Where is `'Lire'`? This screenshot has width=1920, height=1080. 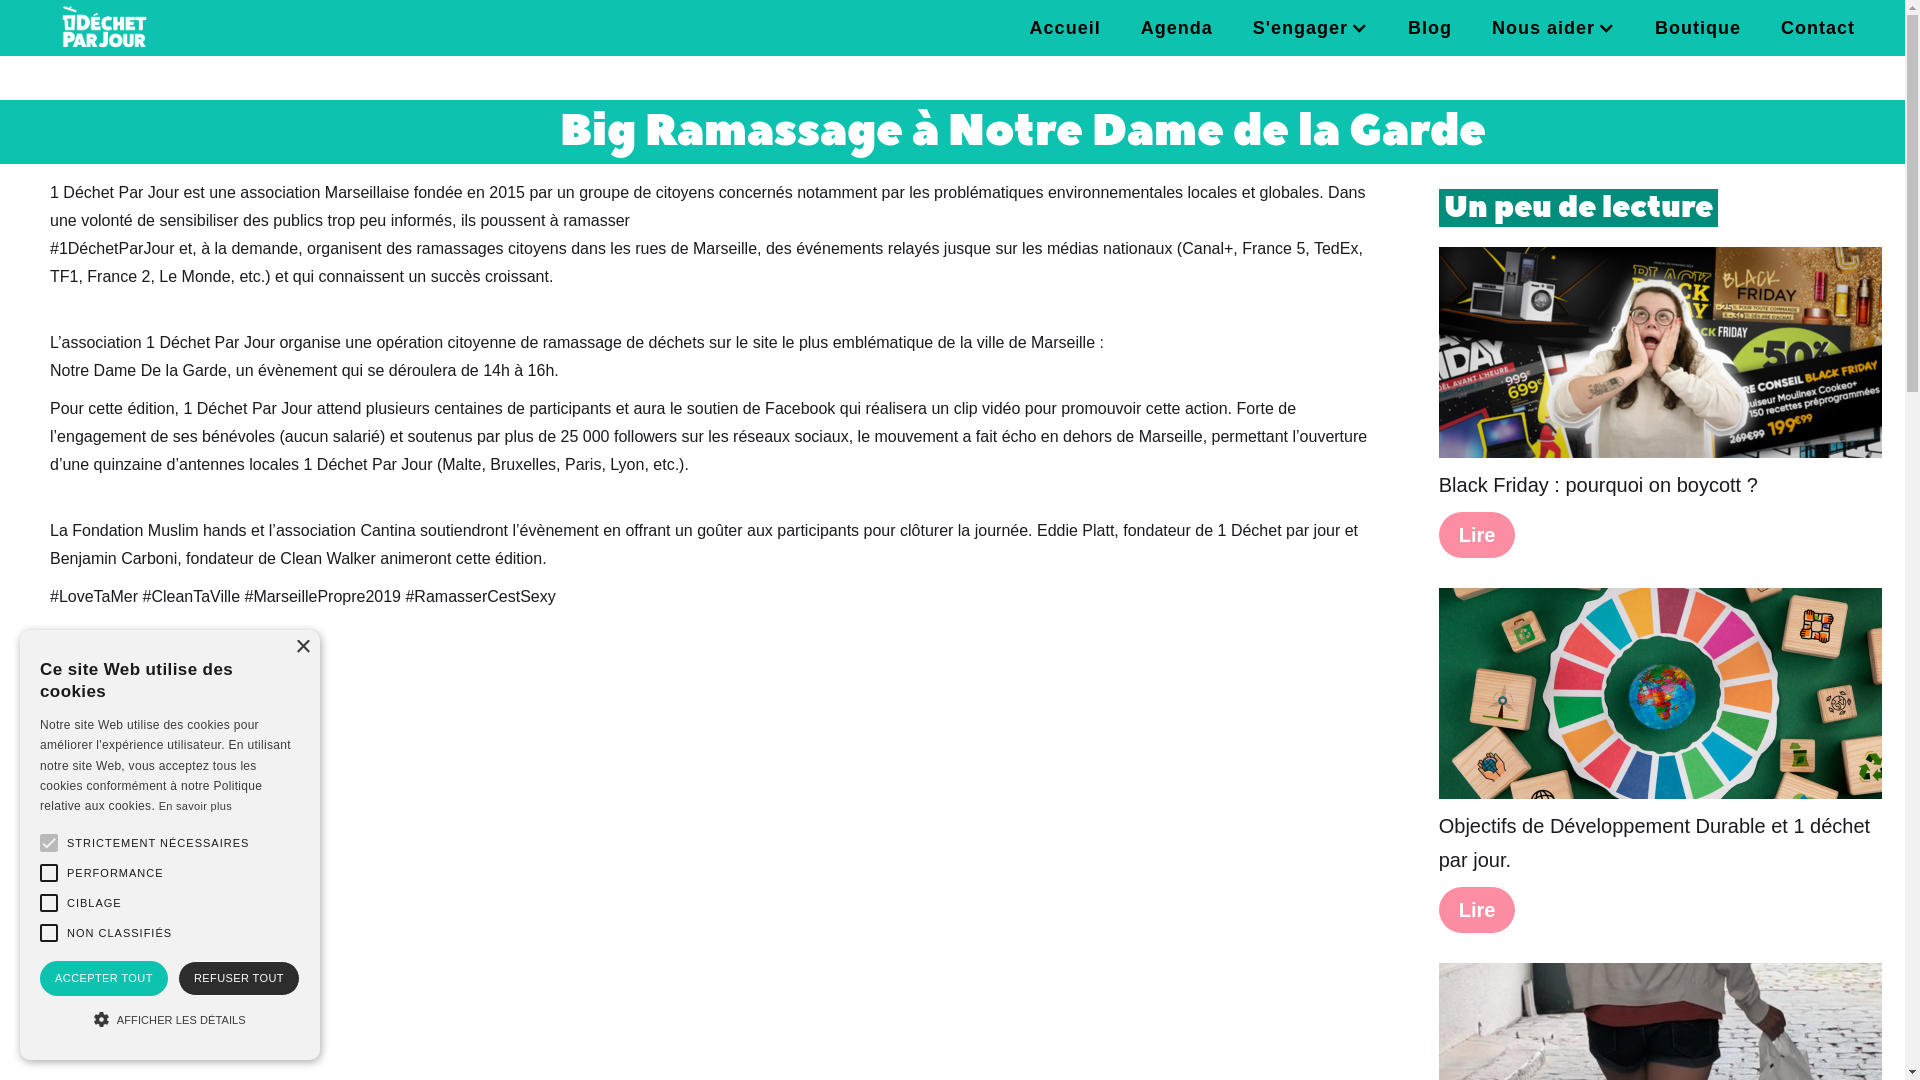
'Lire' is located at coordinates (1477, 910).